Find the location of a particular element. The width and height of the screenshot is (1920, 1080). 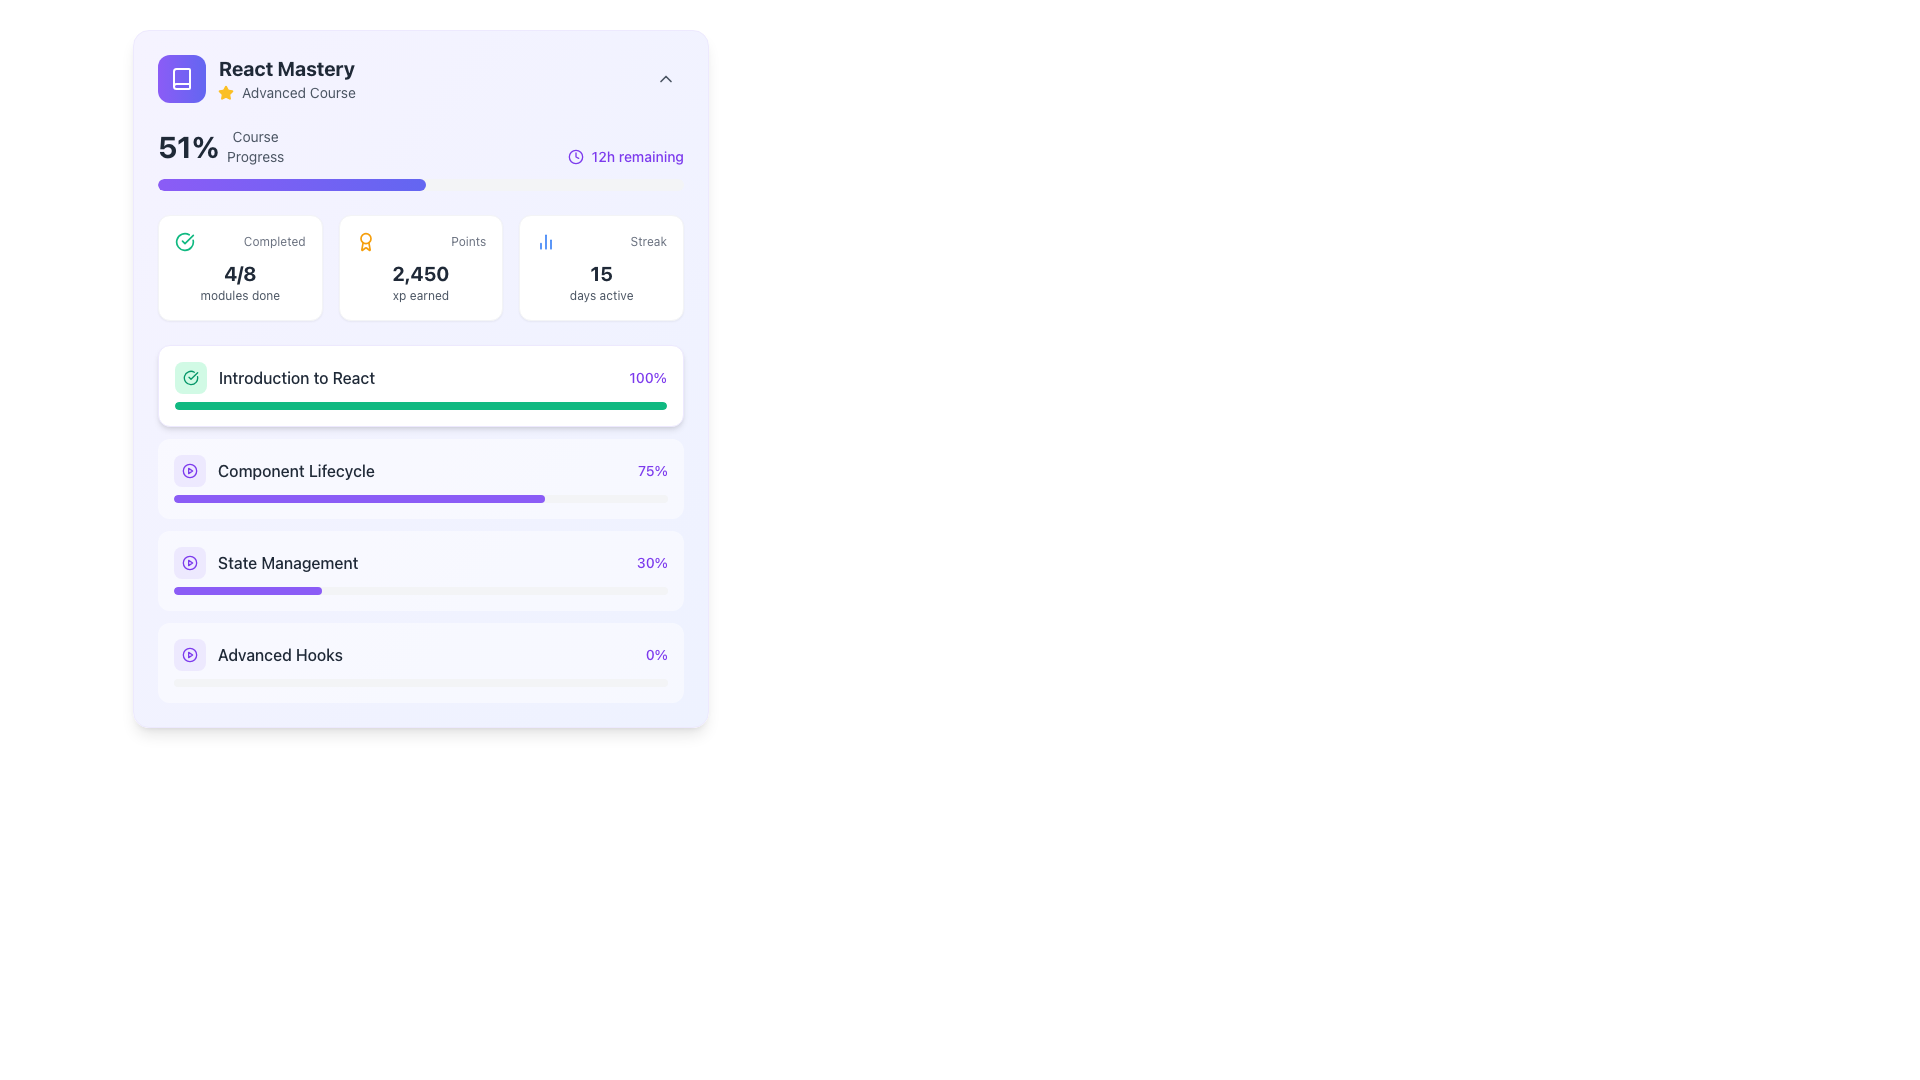

the decorative marker icon located to the left of the text 'Introduction to React' in the course modules list is located at coordinates (191, 378).